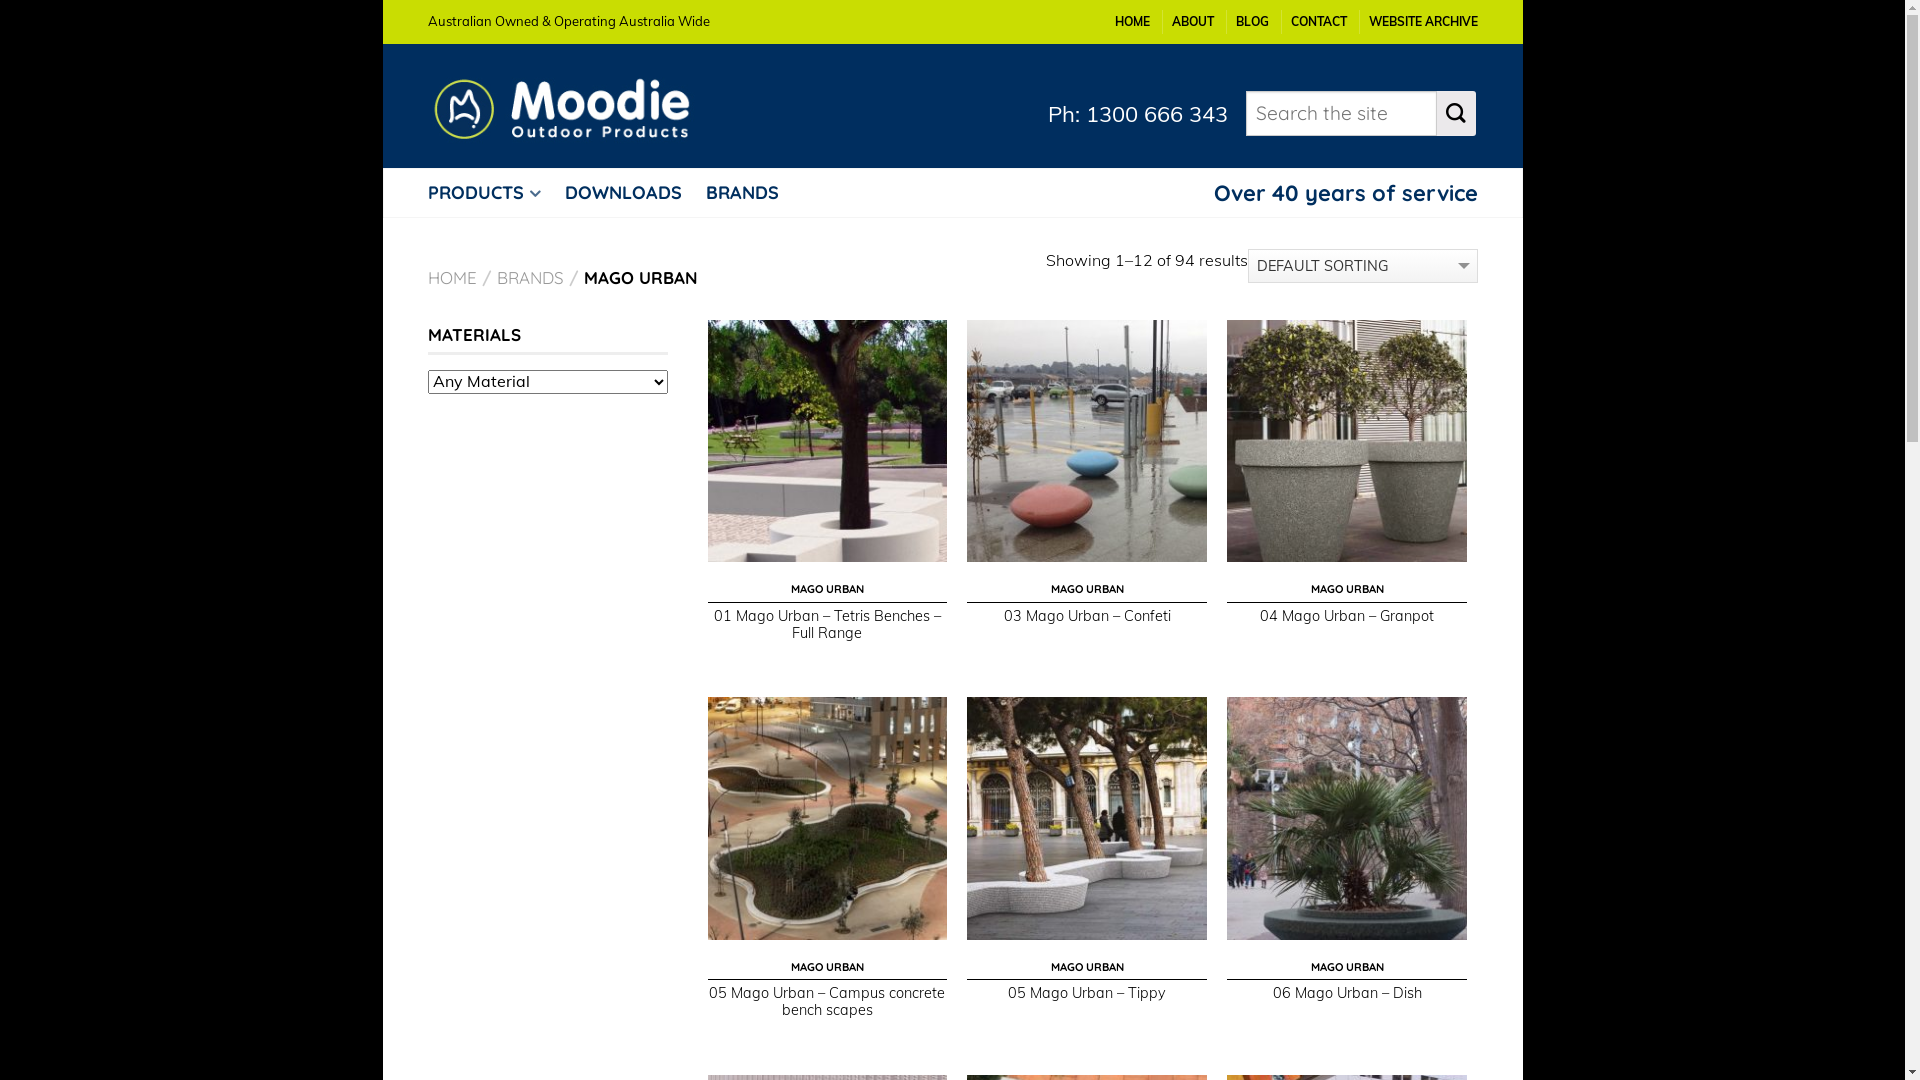 The height and width of the screenshot is (1080, 1920). What do you see at coordinates (1251, 21) in the screenshot?
I see `'BLOG'` at bounding box center [1251, 21].